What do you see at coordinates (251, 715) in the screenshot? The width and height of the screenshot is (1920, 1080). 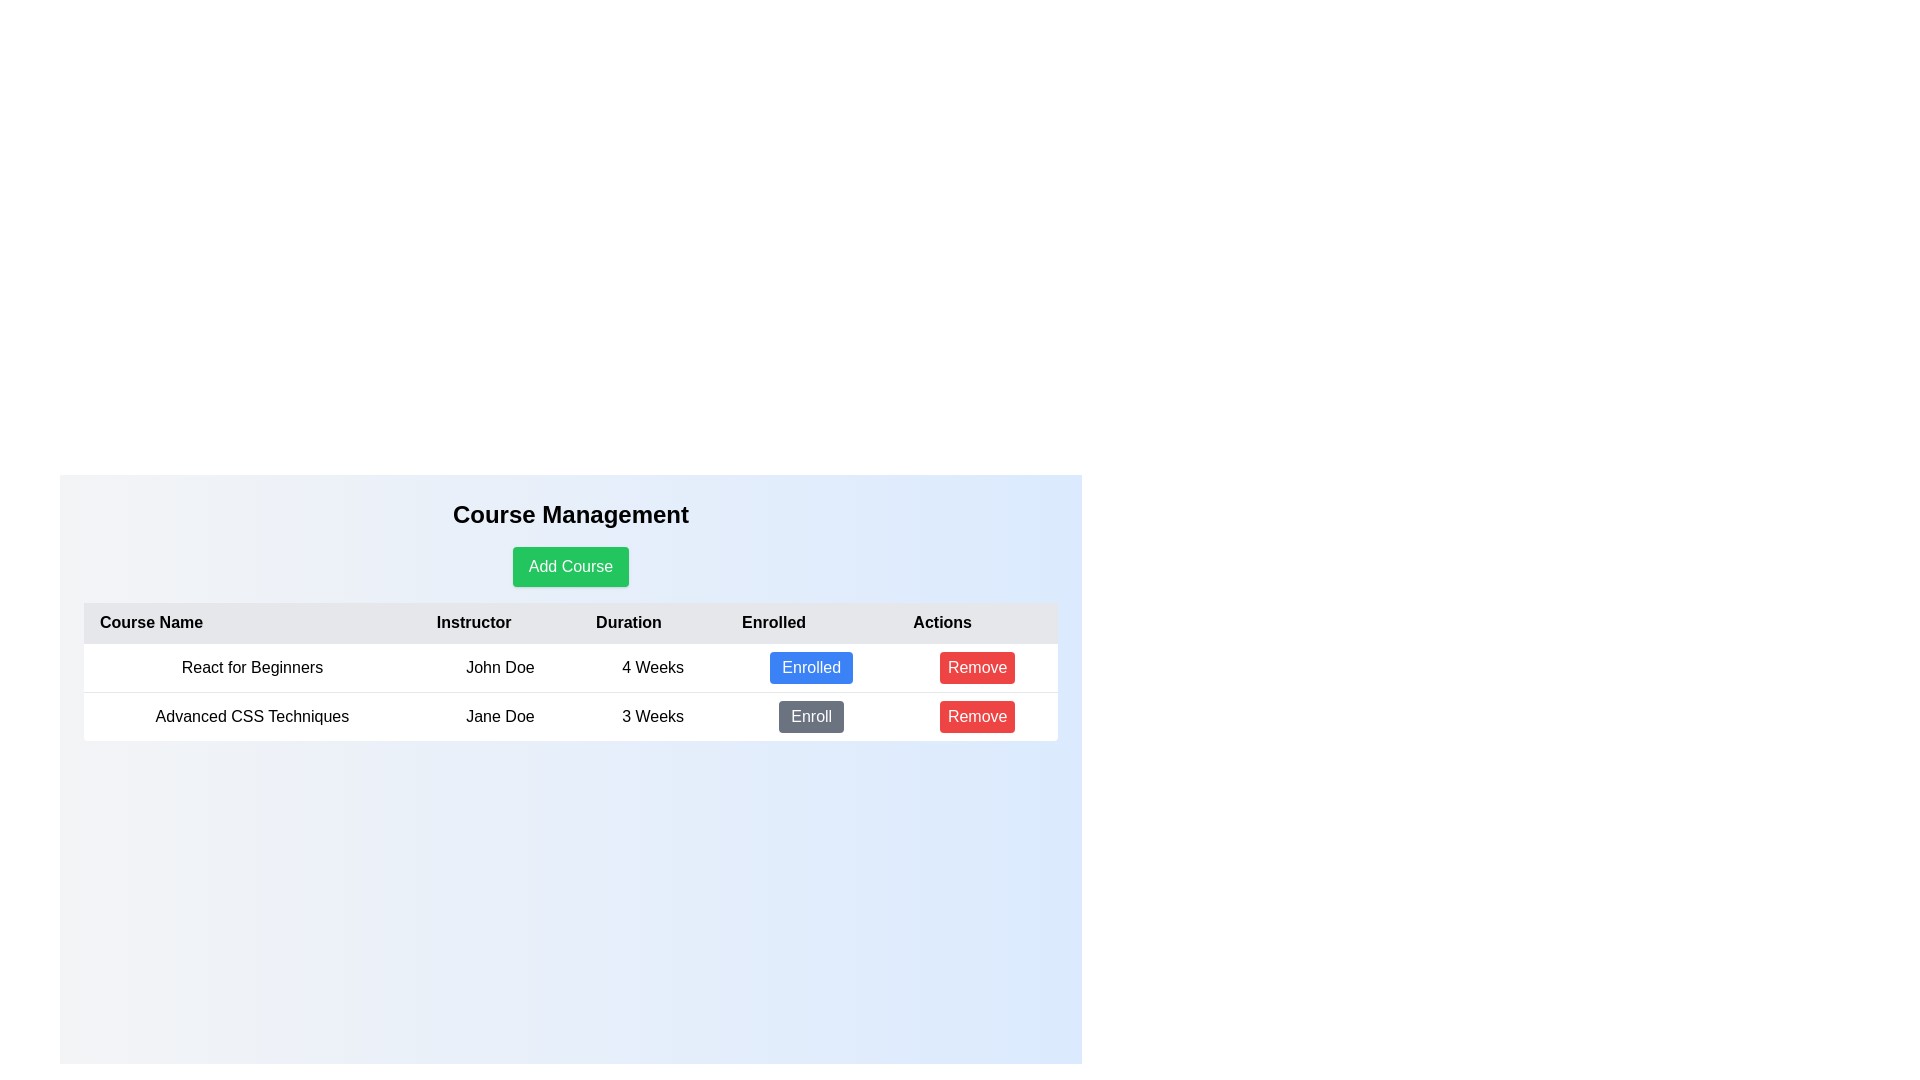 I see `the text label indicating the name of the course in the second row and first column of the table, adjacent to 'Jane Doe'` at bounding box center [251, 715].